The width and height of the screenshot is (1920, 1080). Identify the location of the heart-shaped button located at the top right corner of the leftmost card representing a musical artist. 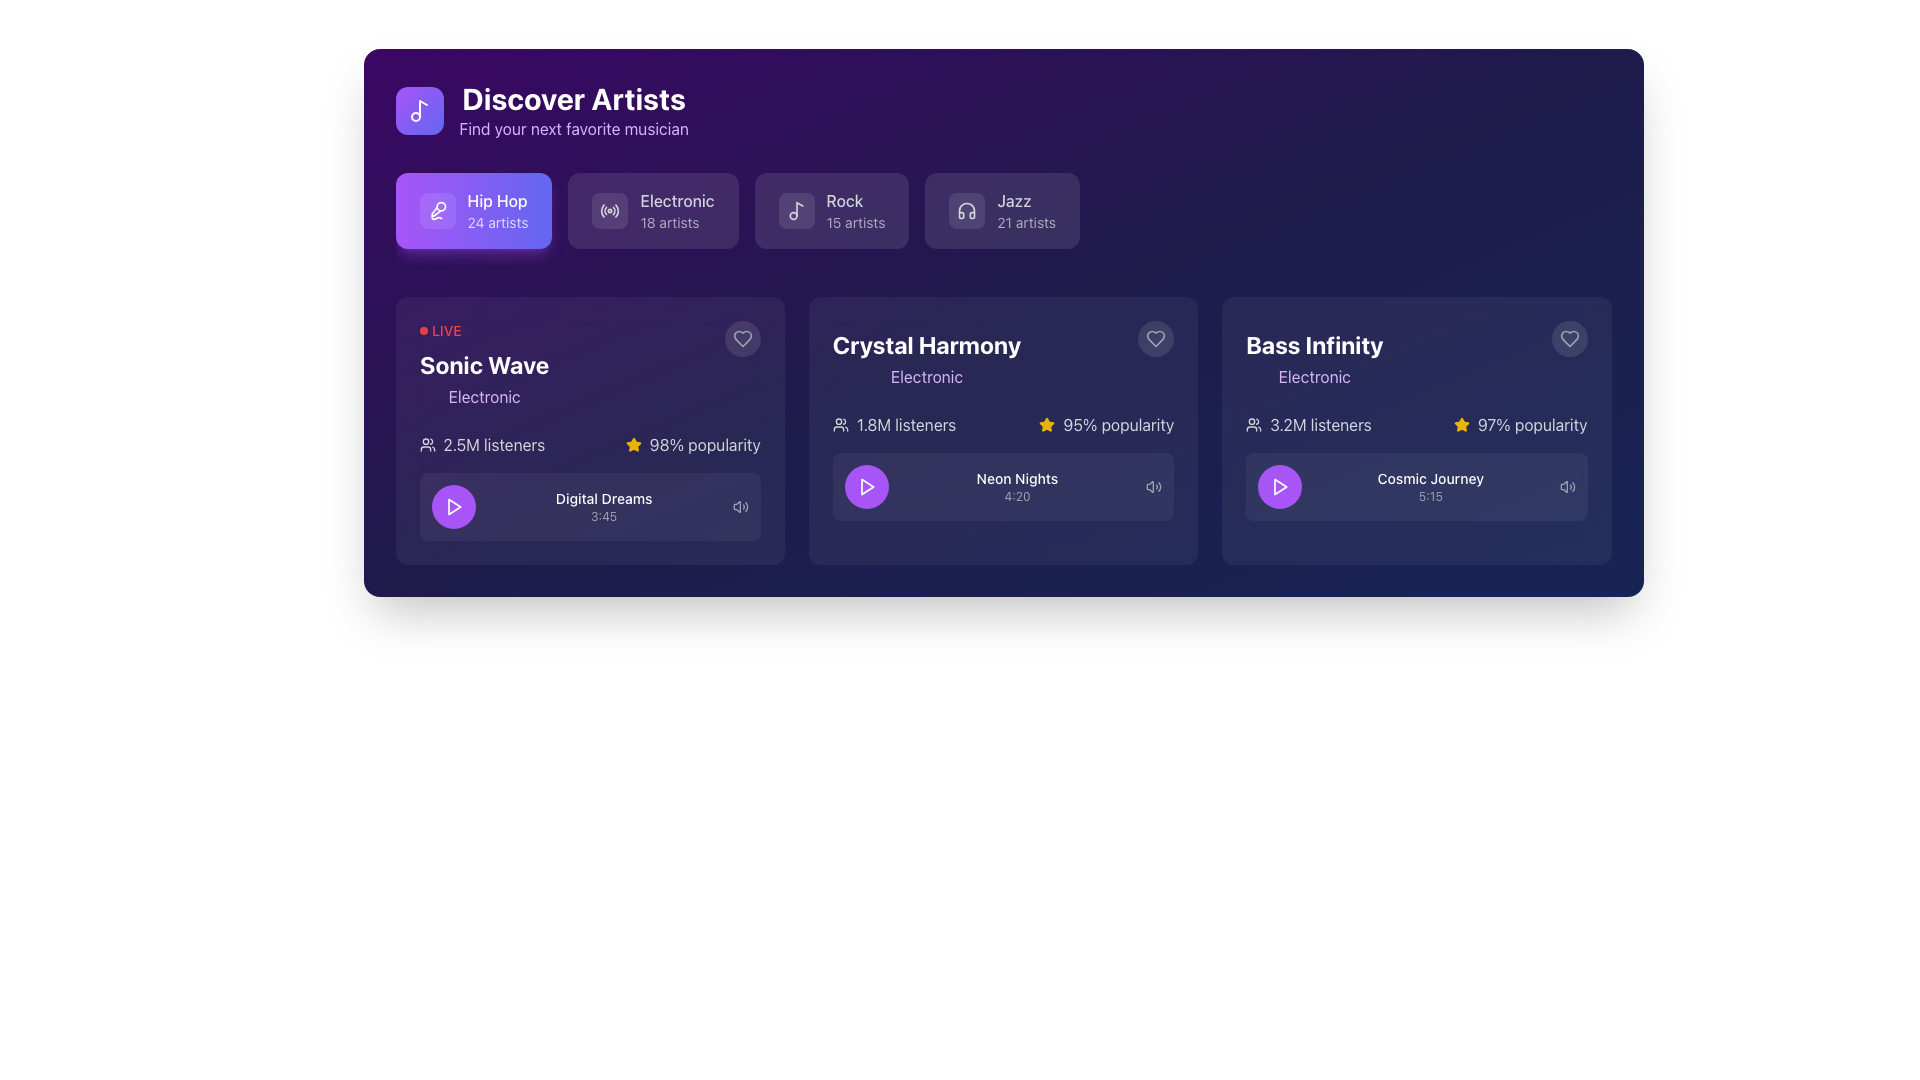
(741, 338).